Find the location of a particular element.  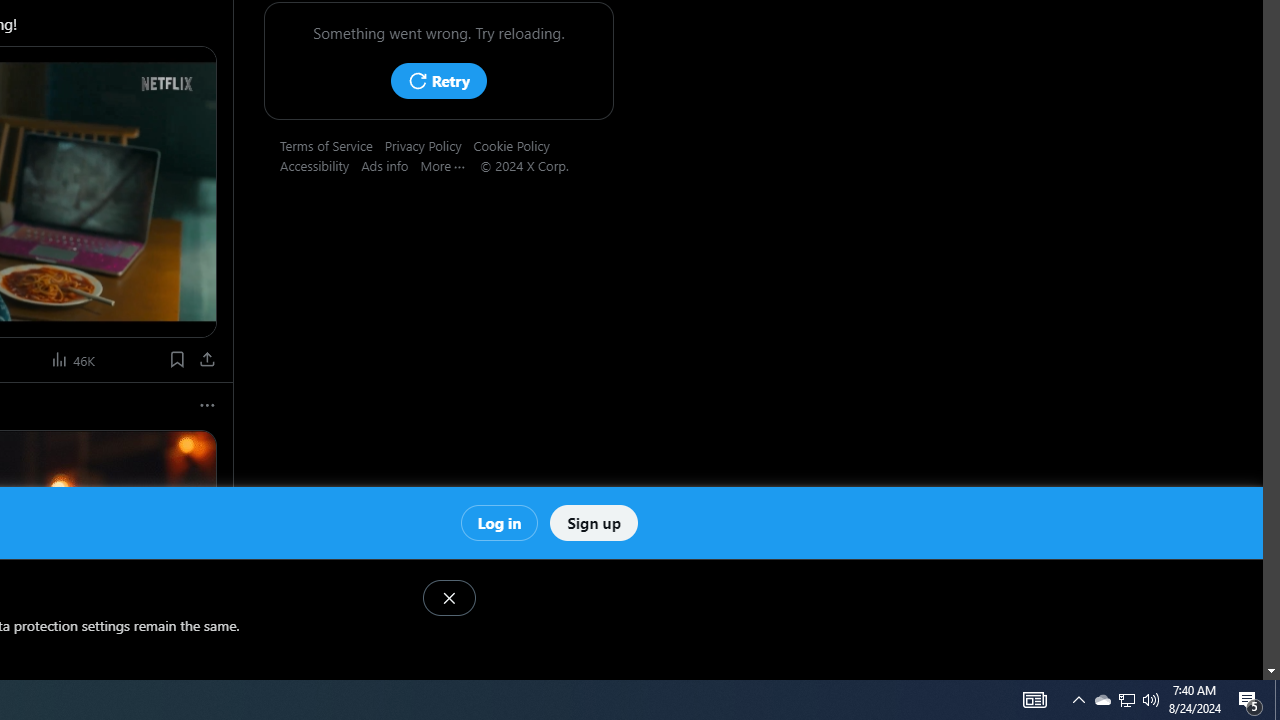

'46751 views. View post analytics' is located at coordinates (74, 358).